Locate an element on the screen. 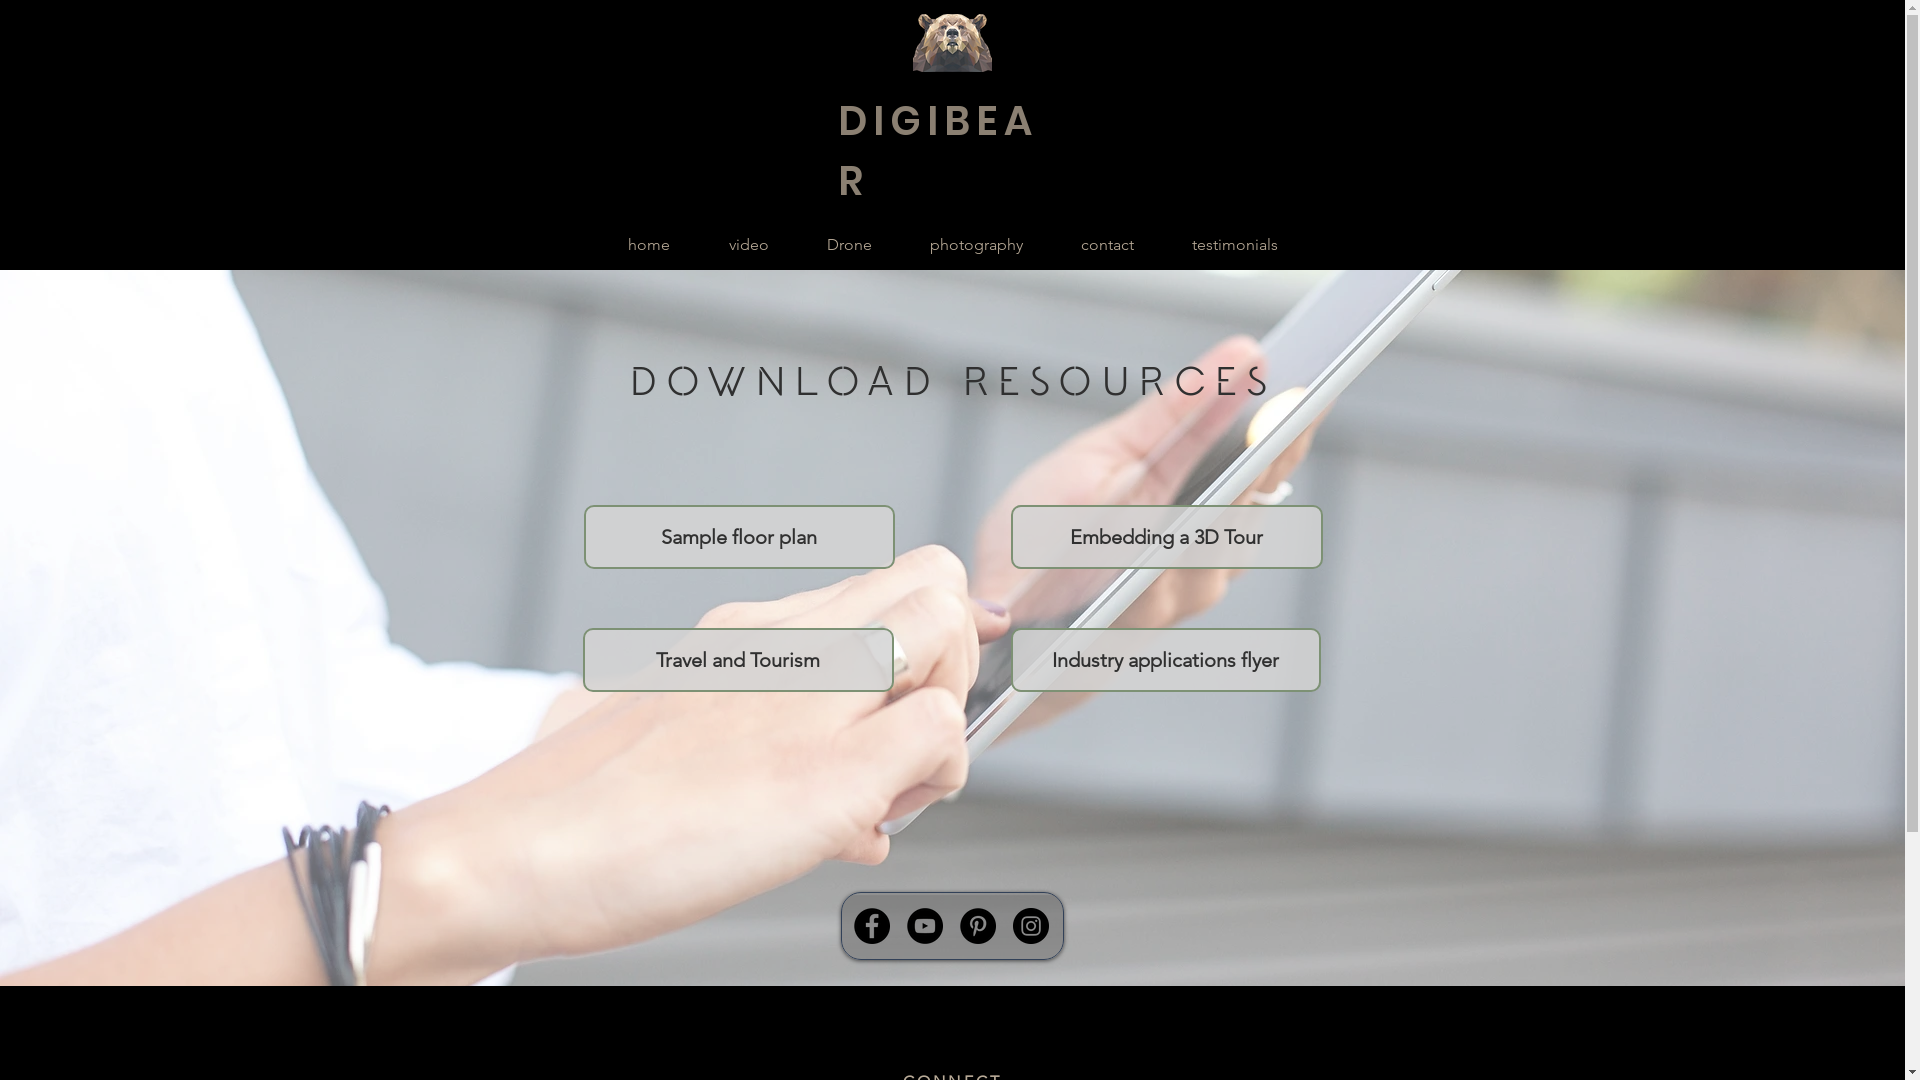  'testimonials' is located at coordinates (1232, 244).